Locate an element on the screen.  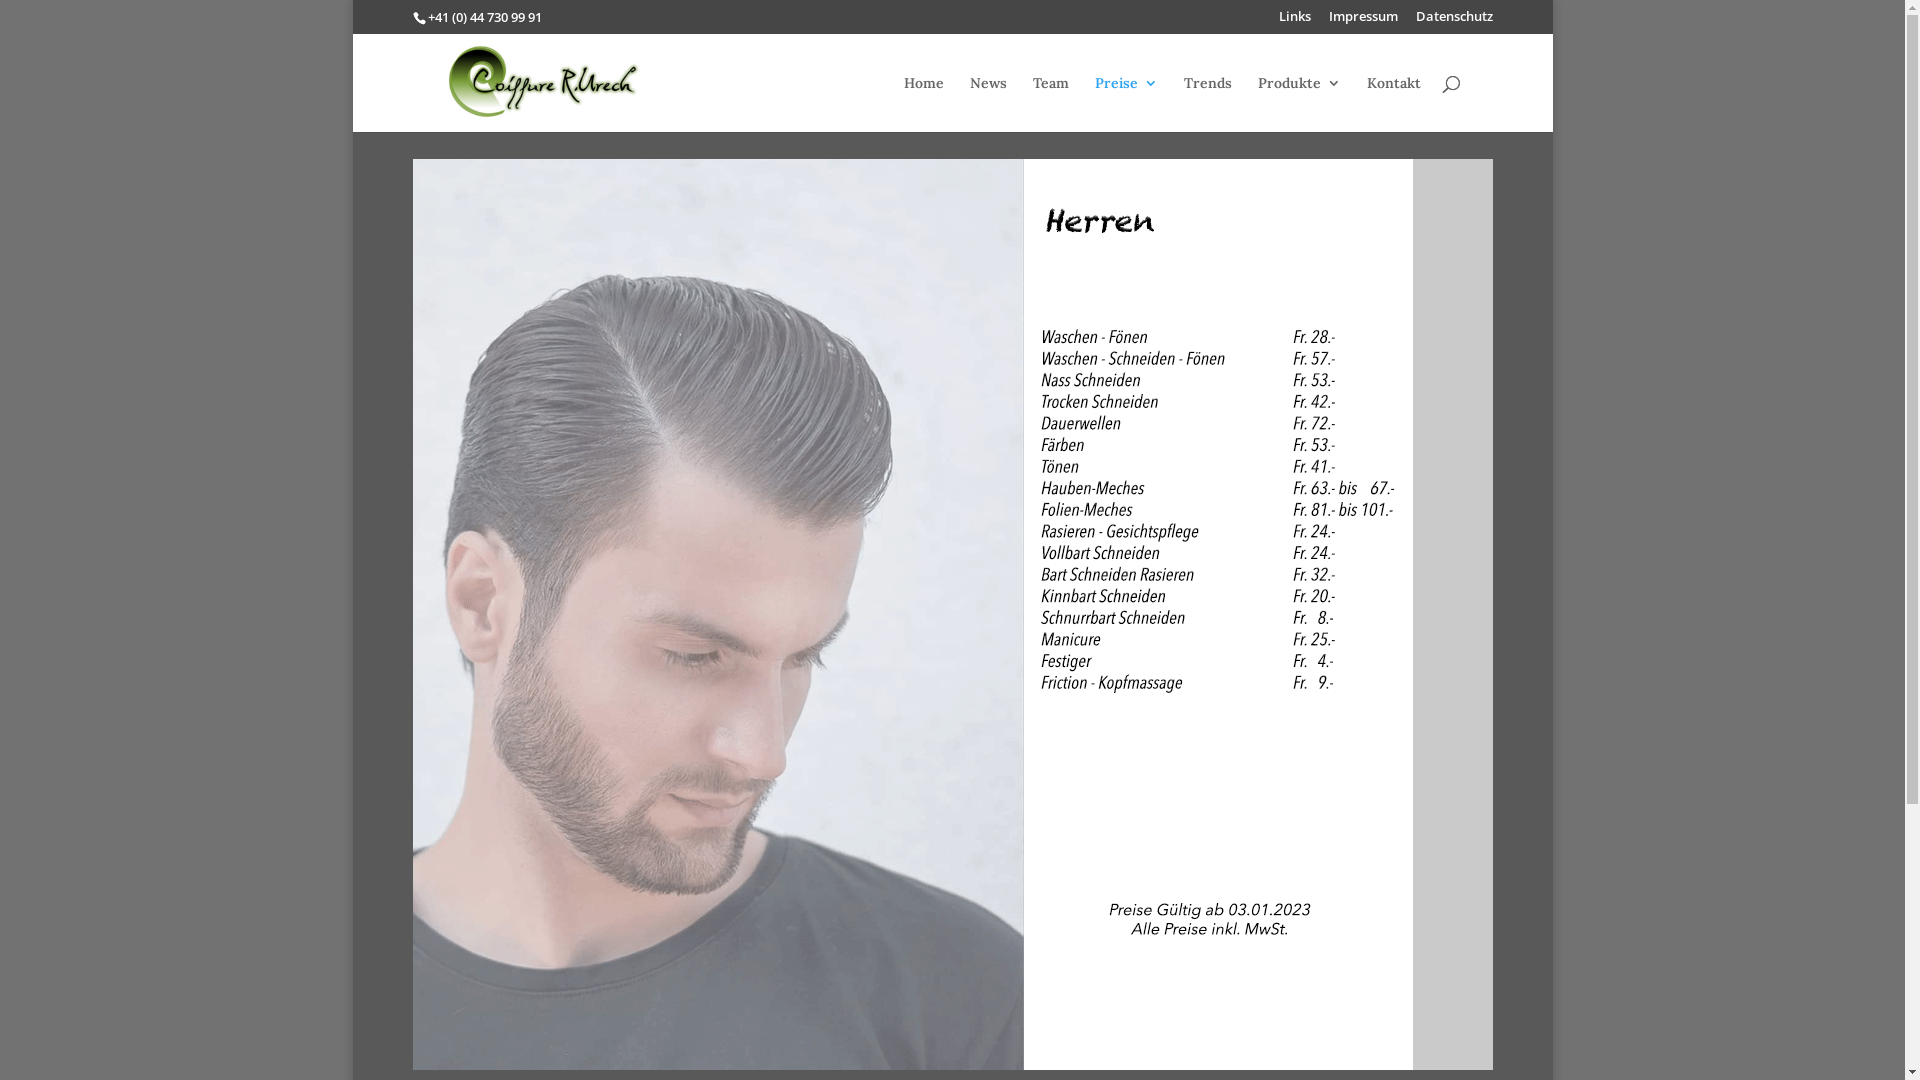
'Links' is located at coordinates (1294, 21).